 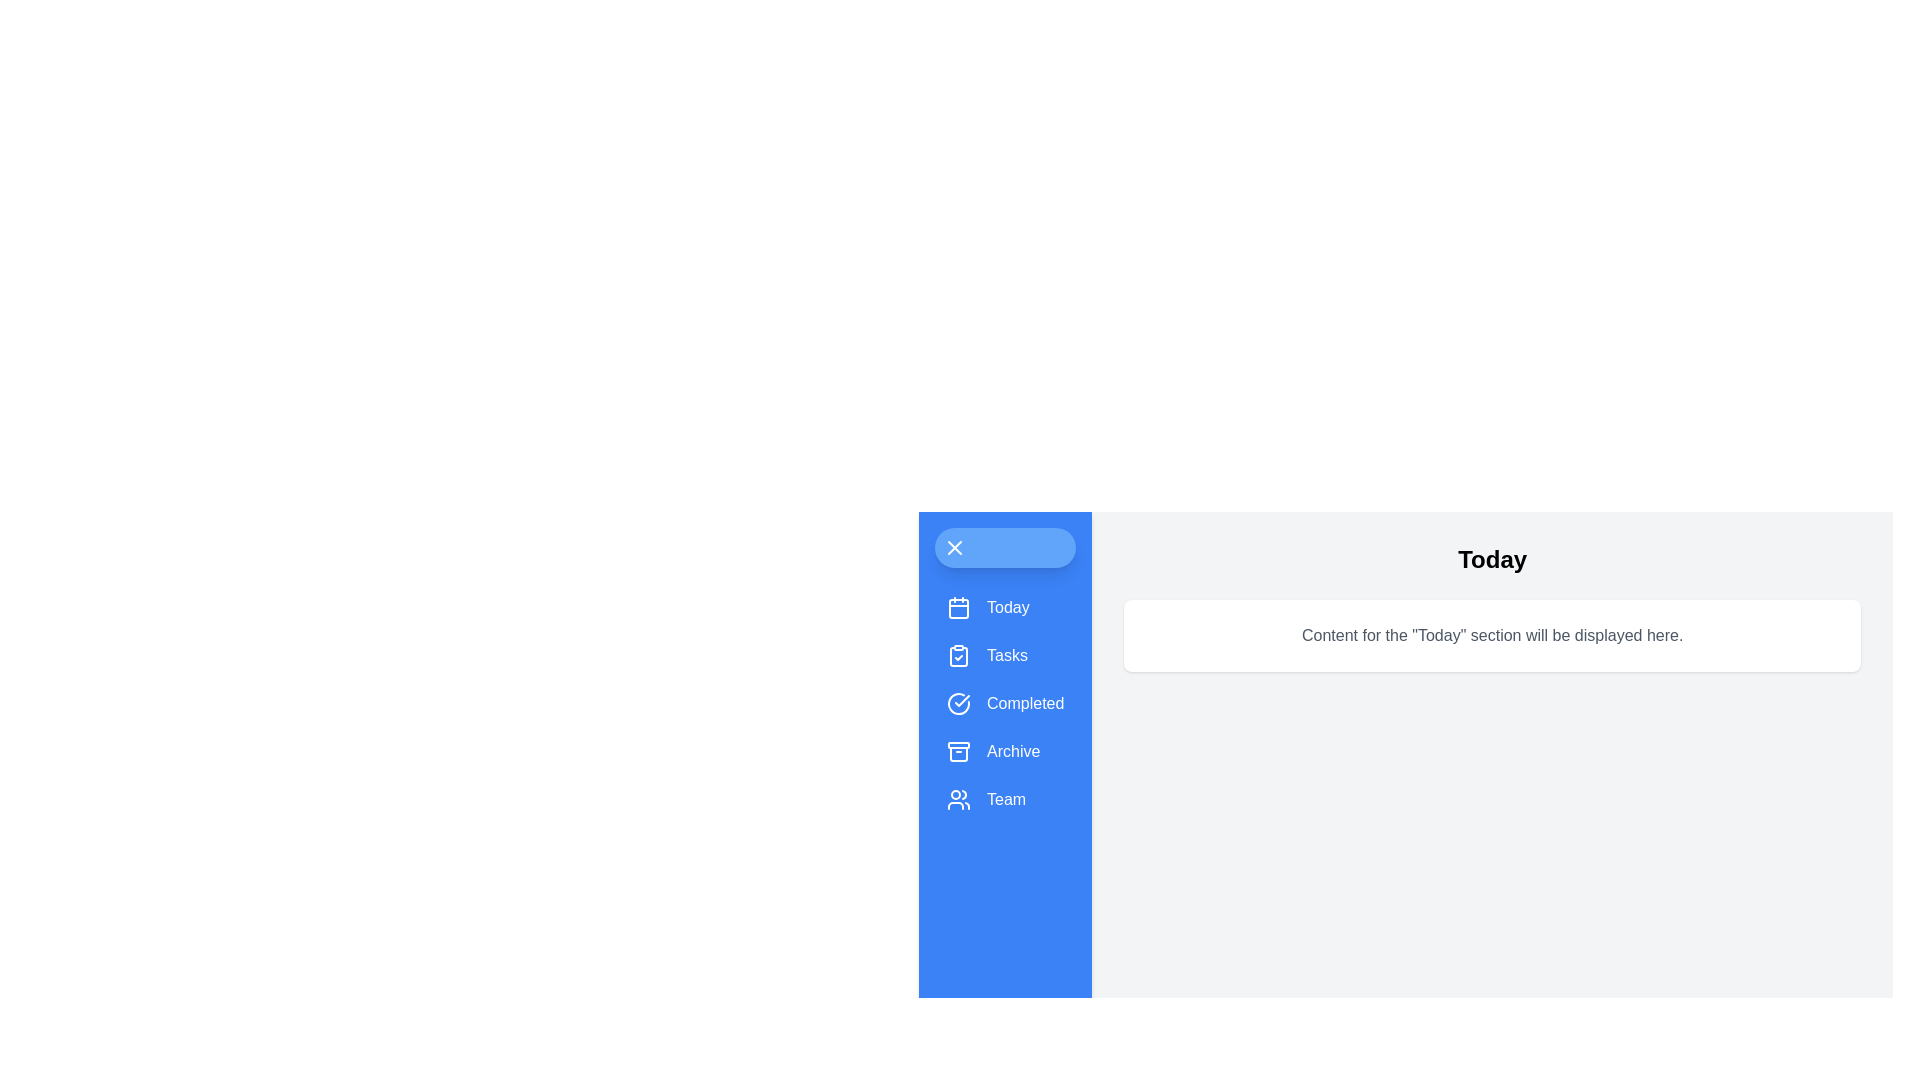 What do you see at coordinates (1005, 703) in the screenshot?
I see `the tab labeled Completed from the side menu` at bounding box center [1005, 703].